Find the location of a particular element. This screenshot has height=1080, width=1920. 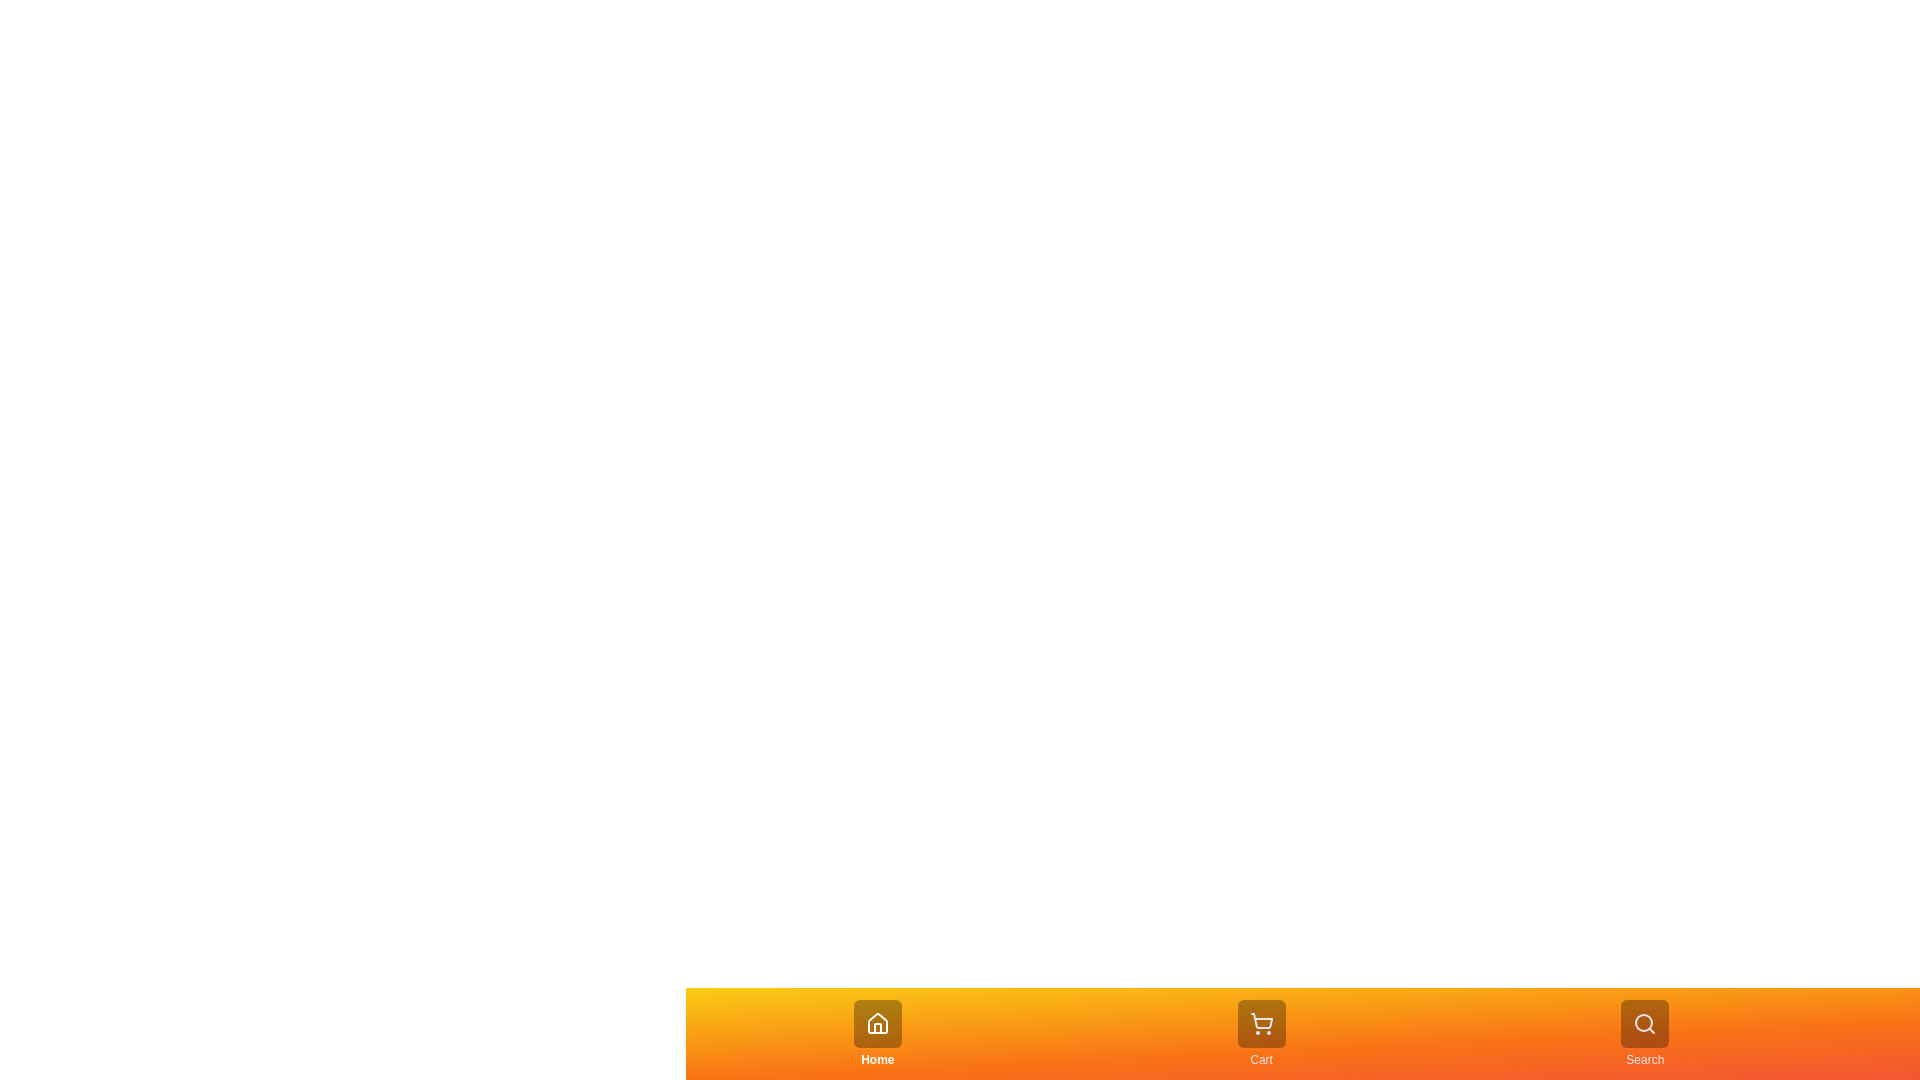

the 'Cart' tab in the bottom navigation component is located at coordinates (1260, 1033).